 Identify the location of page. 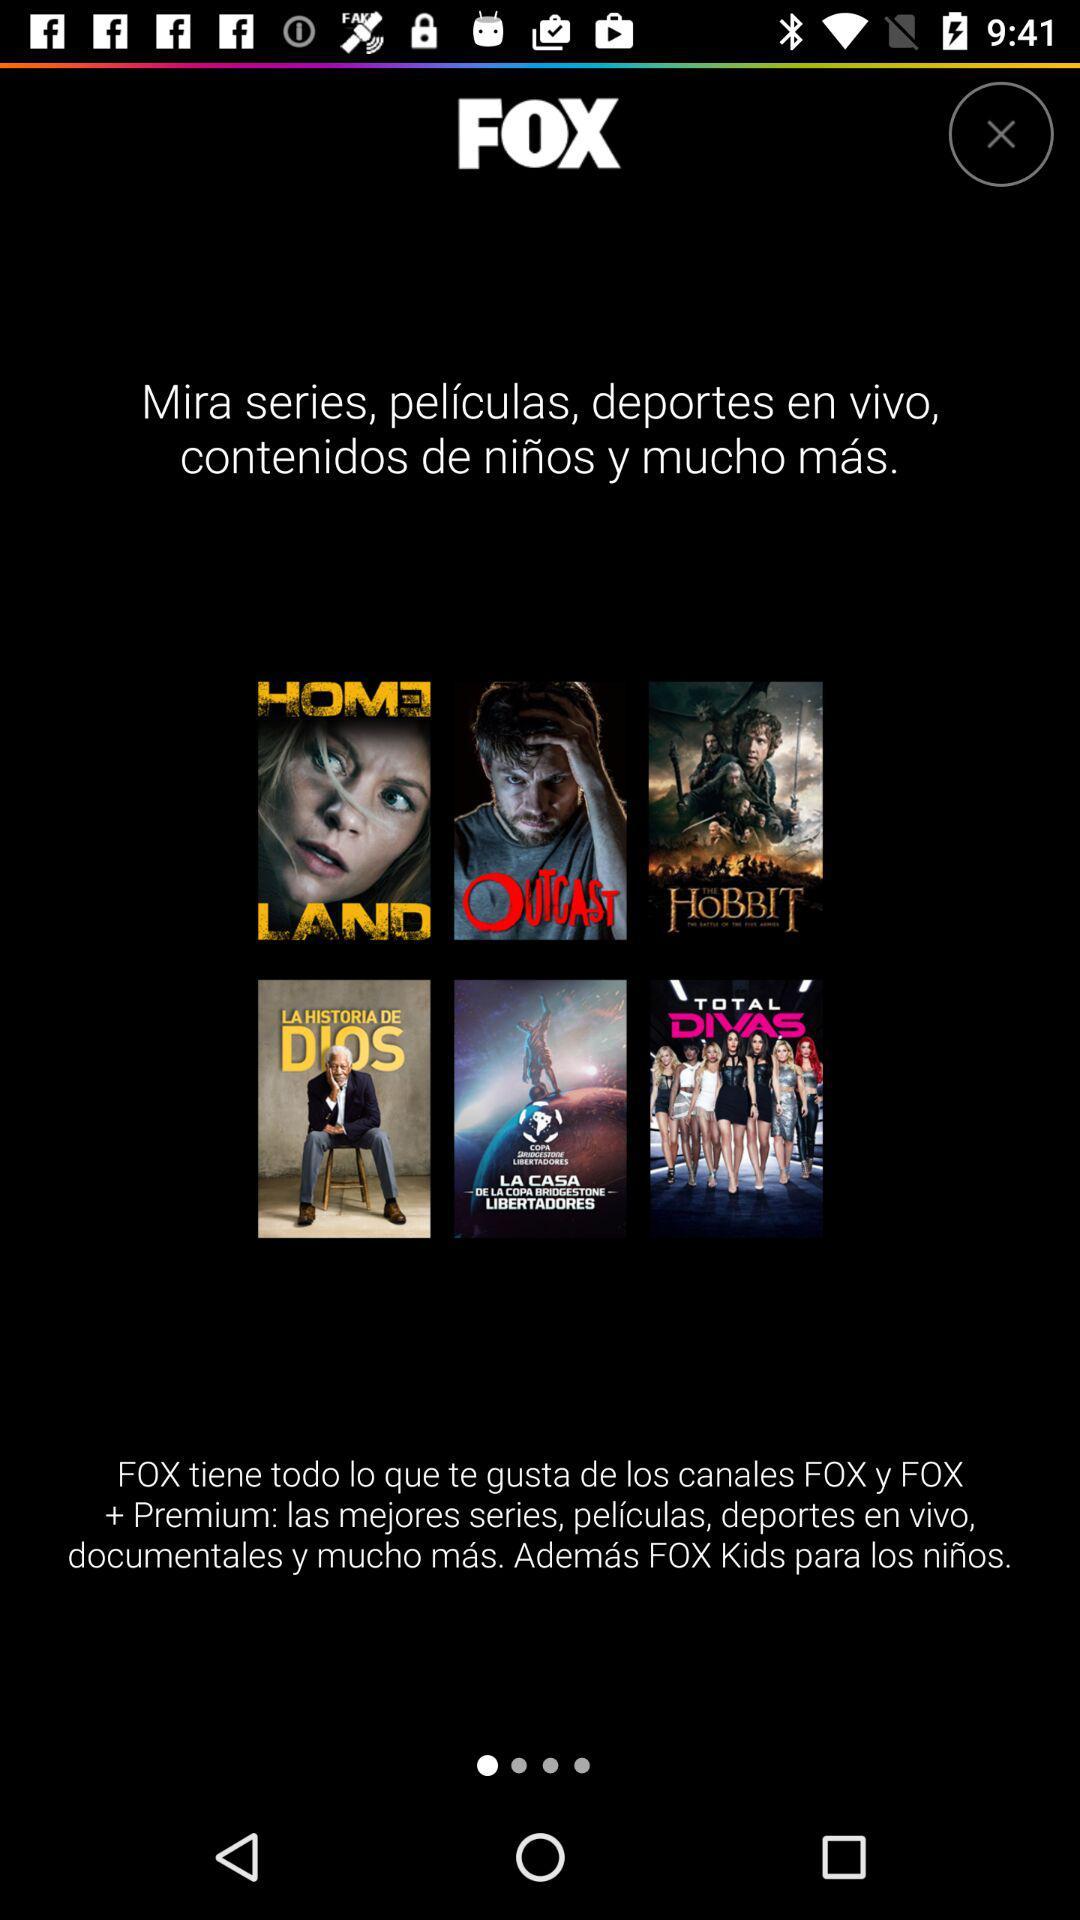
(1001, 133).